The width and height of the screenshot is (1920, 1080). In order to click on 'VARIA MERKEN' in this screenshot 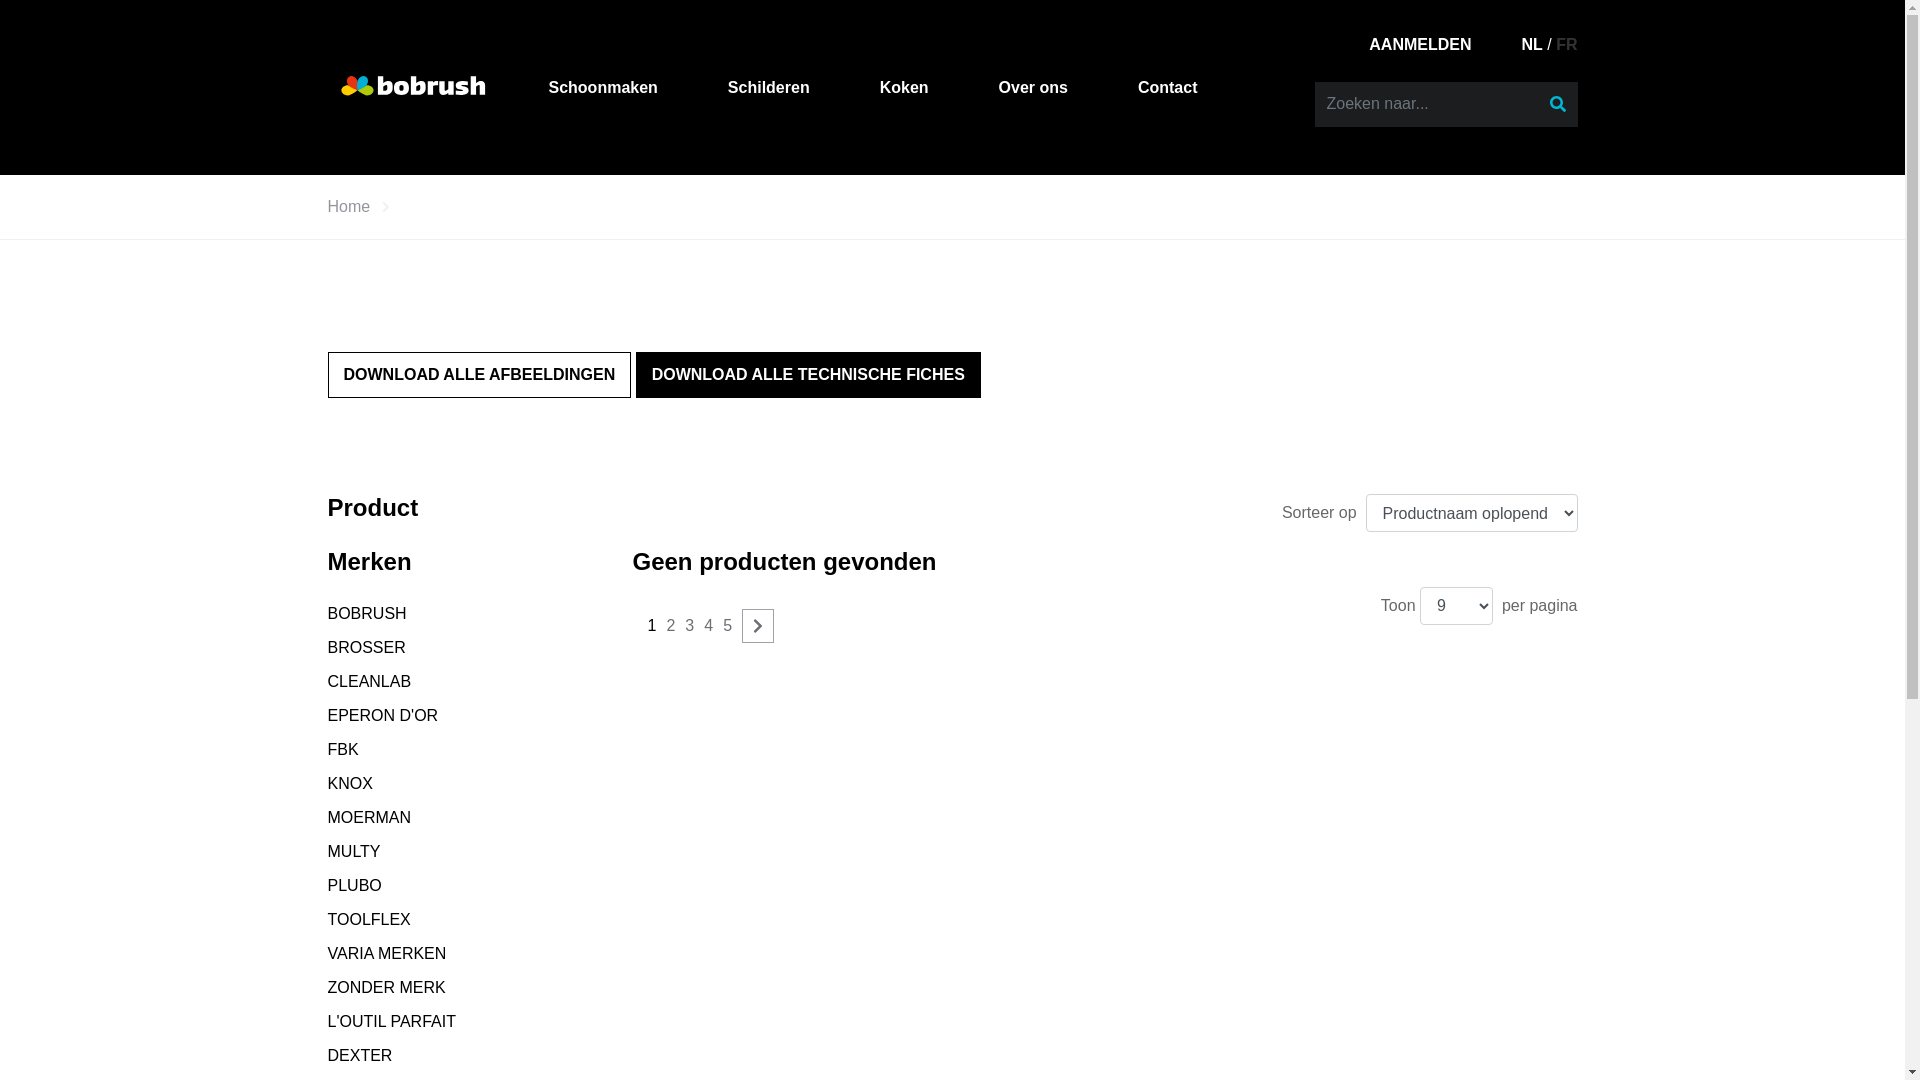, I will do `click(387, 952)`.